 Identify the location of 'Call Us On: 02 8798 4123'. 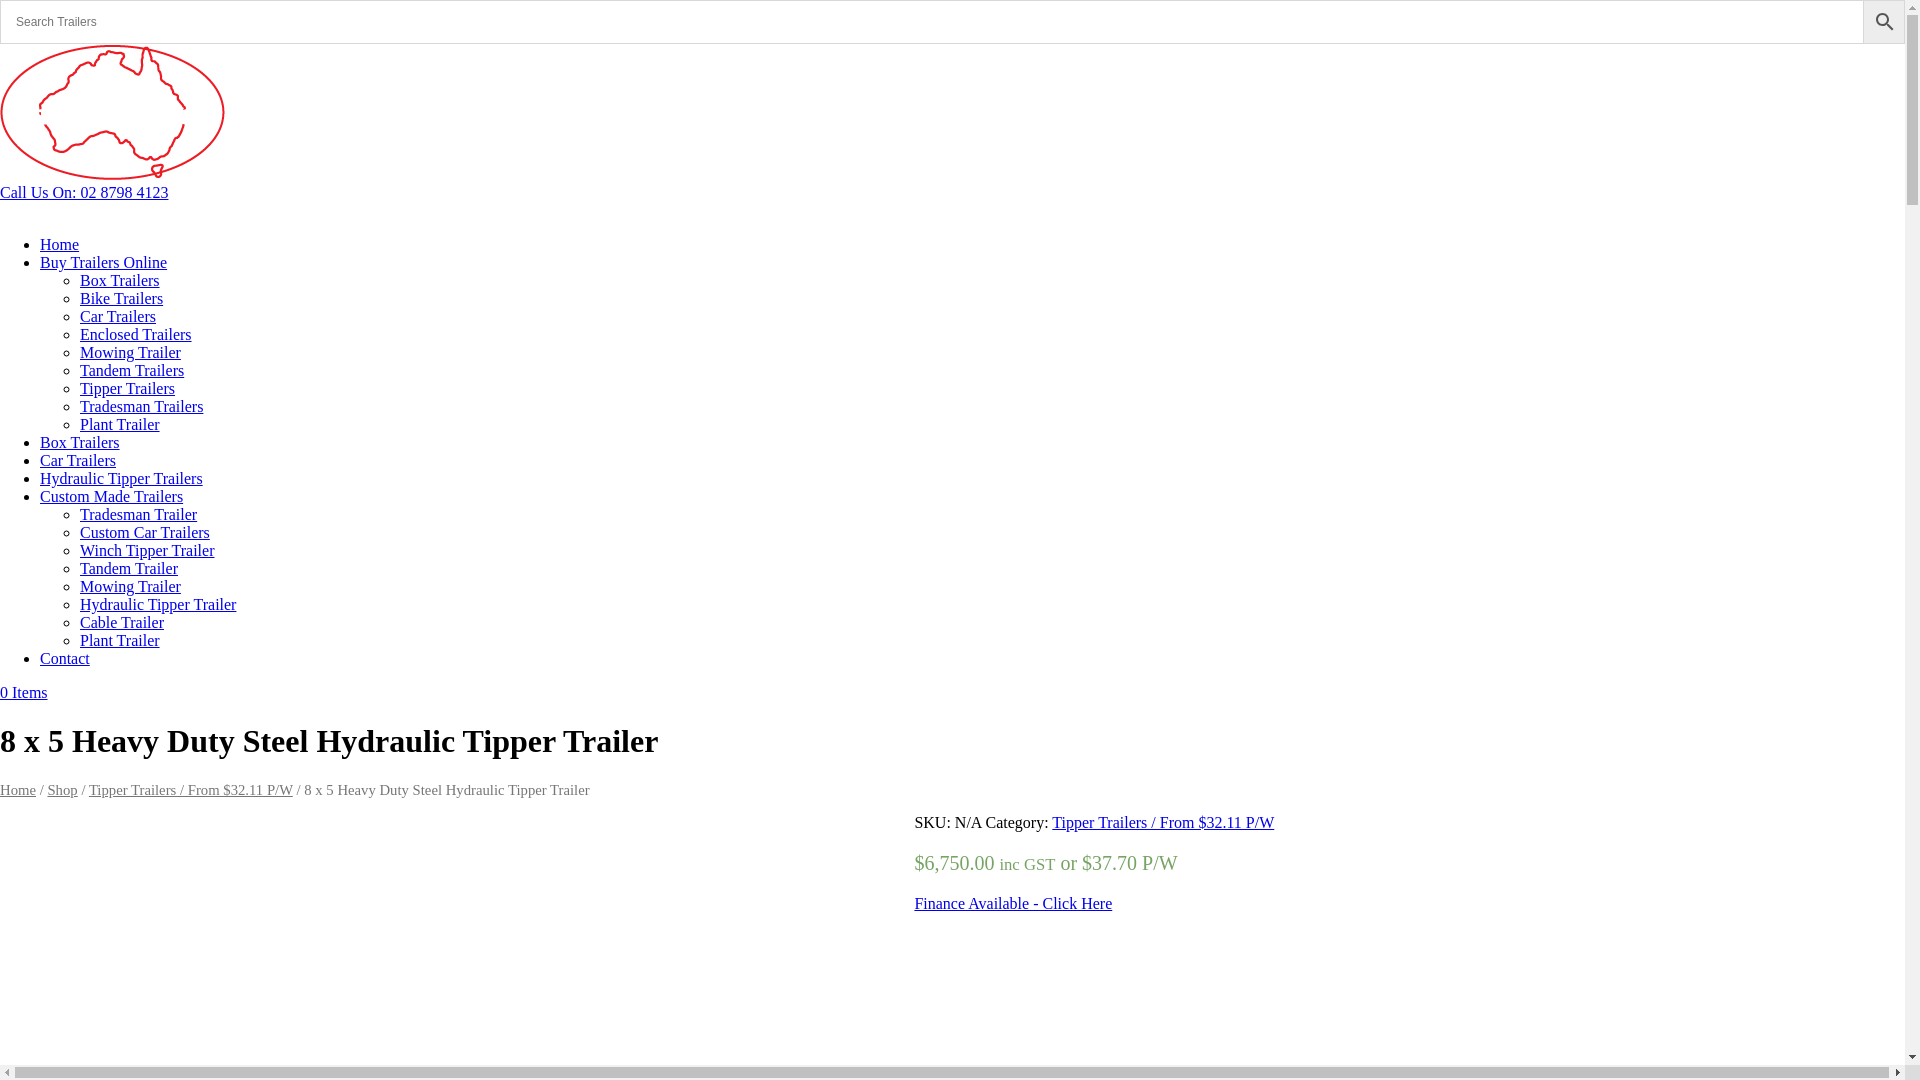
(82, 192).